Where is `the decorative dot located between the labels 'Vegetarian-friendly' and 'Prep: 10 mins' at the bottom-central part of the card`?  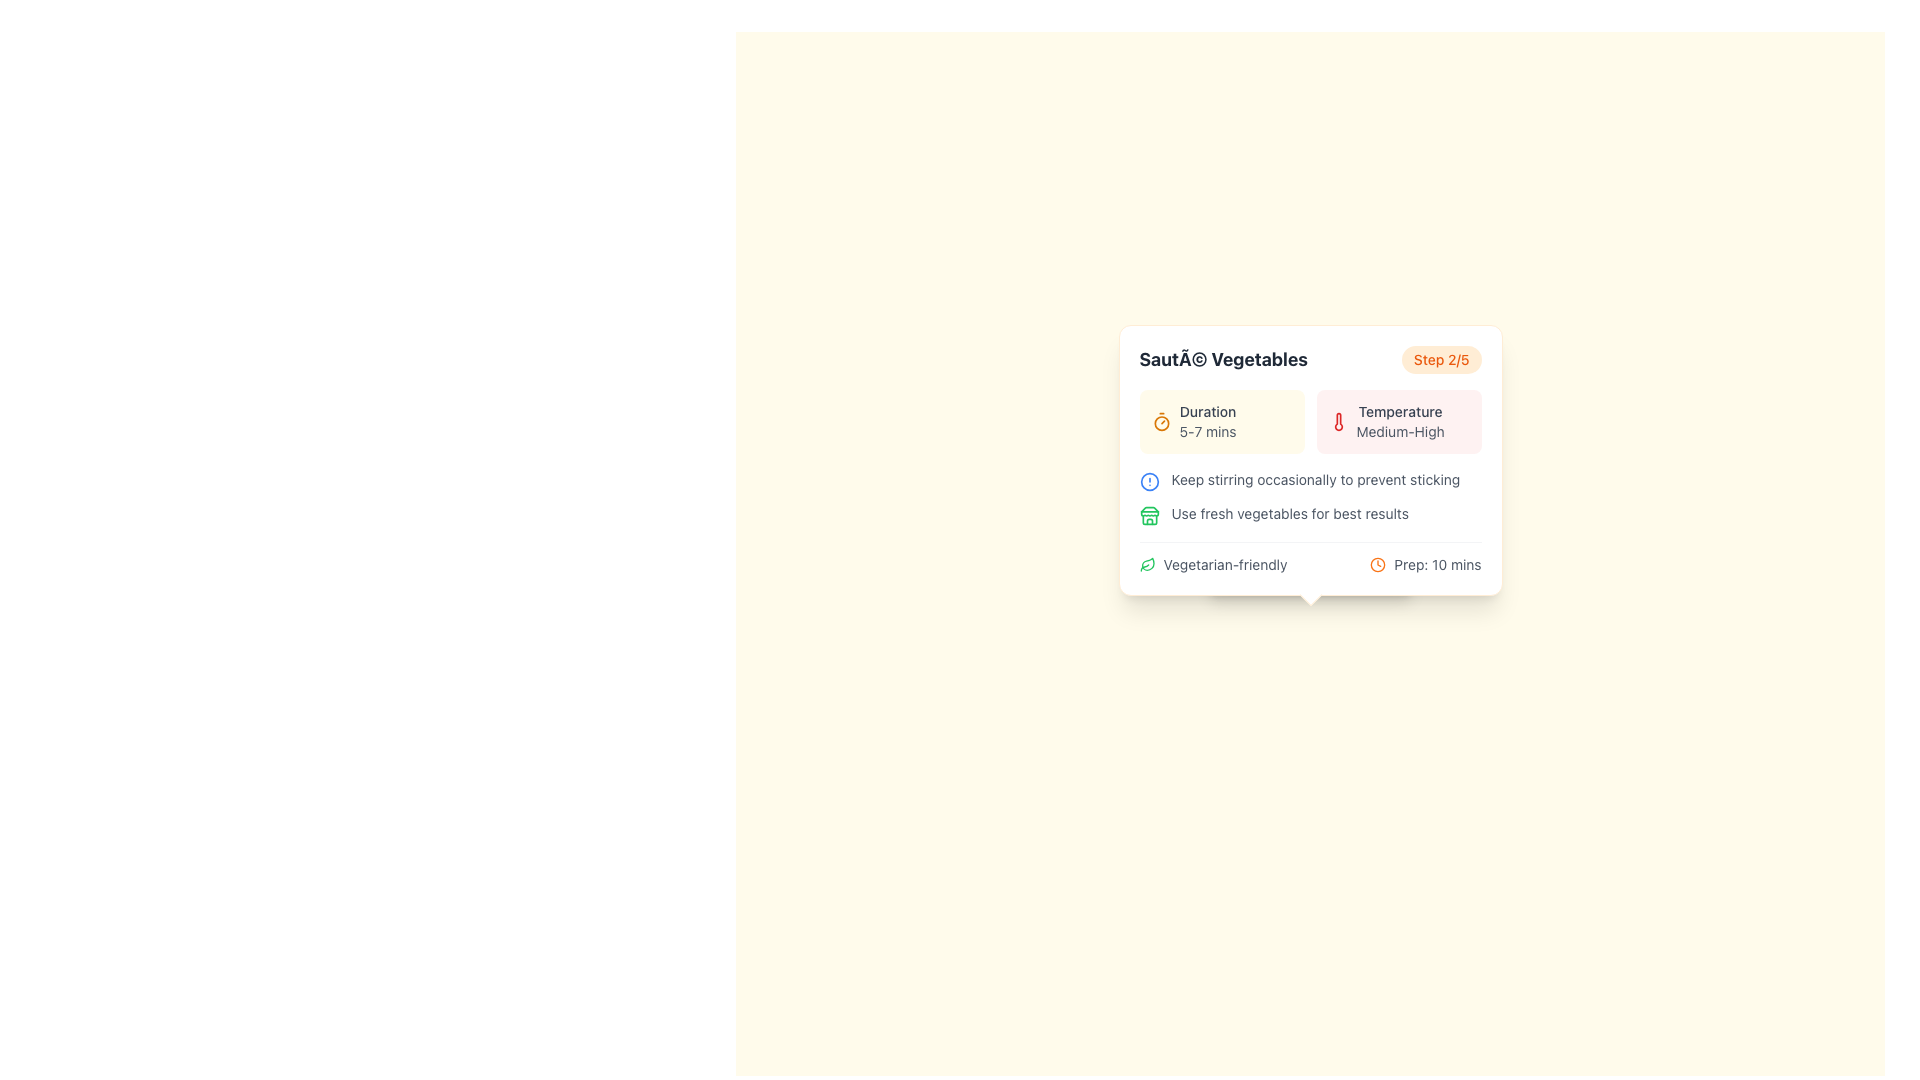
the decorative dot located between the labels 'Vegetarian-friendly' and 'Prep: 10 mins' at the bottom-central part of the card is located at coordinates (1310, 571).